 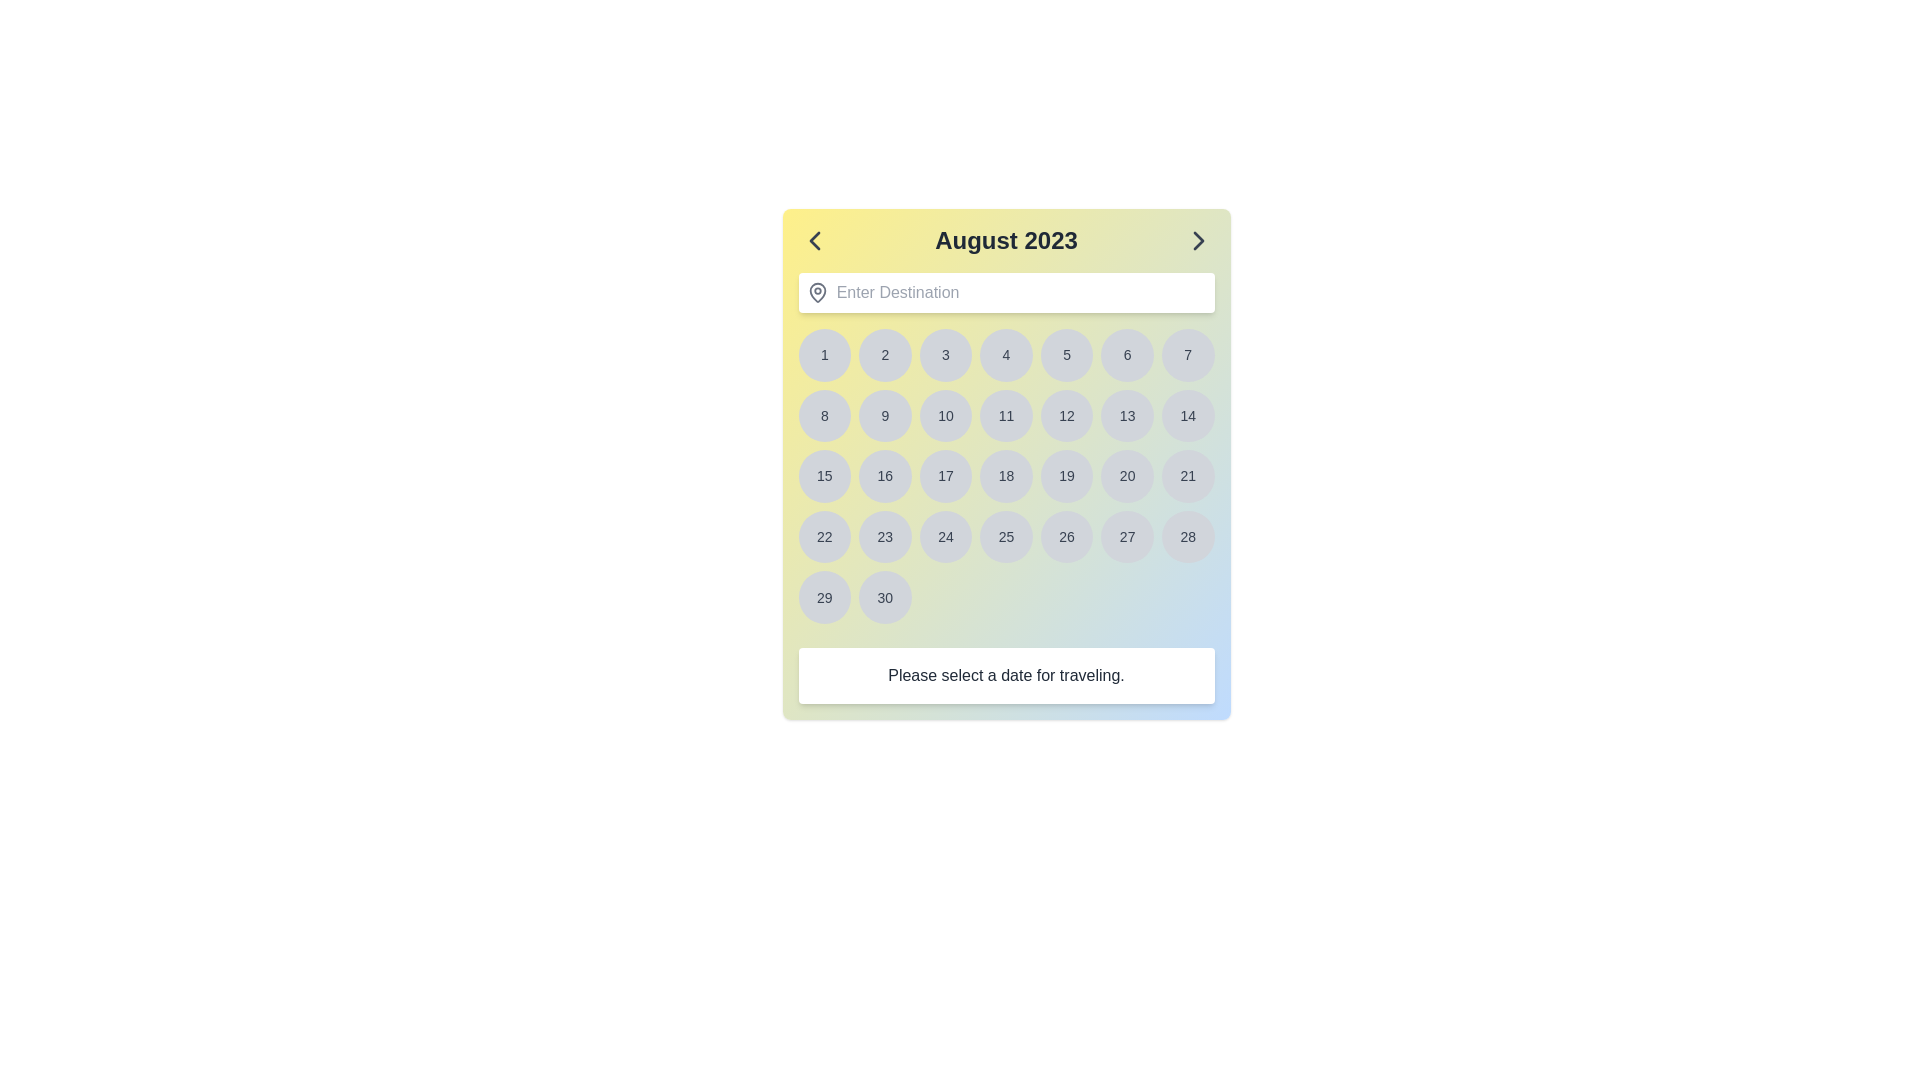 I want to click on the selectable day button located in the third column of the first row of the calendar interface, so click(x=944, y=354).